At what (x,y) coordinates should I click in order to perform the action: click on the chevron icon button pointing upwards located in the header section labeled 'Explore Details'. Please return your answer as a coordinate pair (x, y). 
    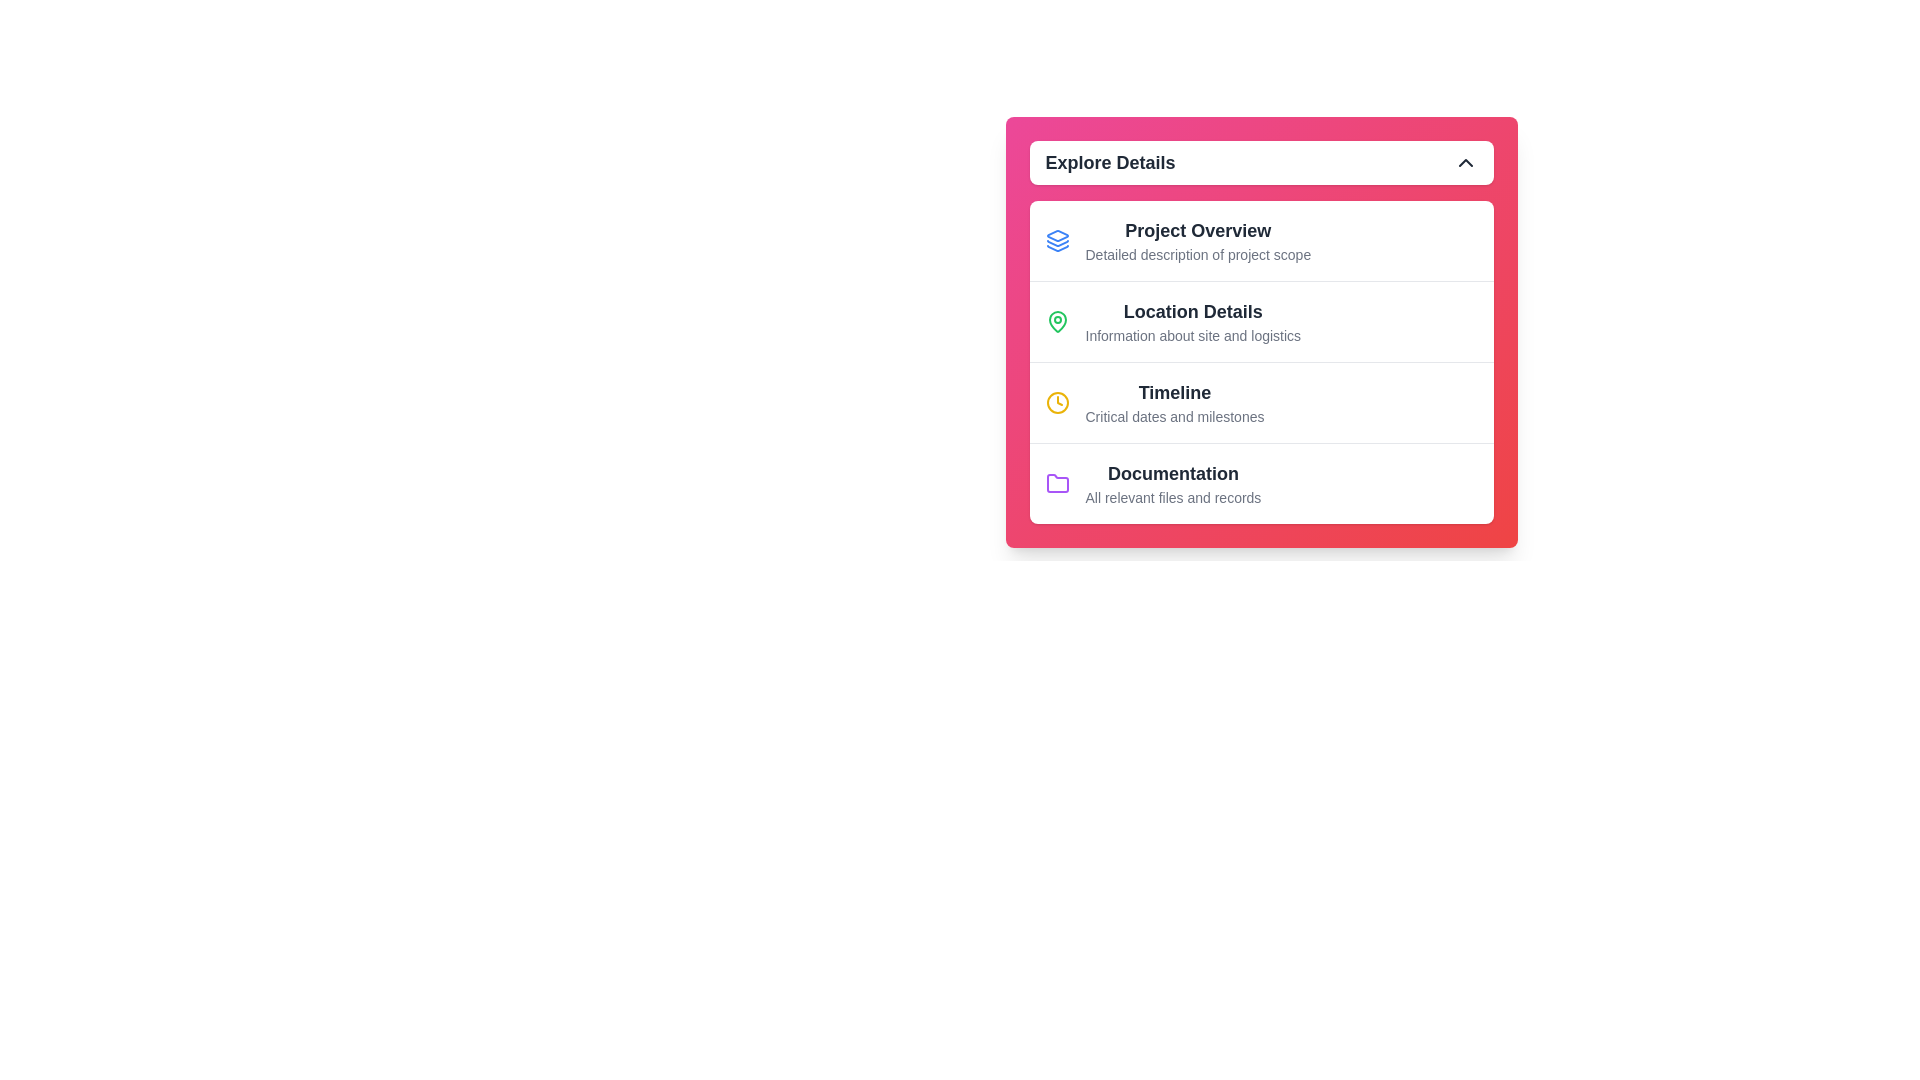
    Looking at the image, I should click on (1465, 161).